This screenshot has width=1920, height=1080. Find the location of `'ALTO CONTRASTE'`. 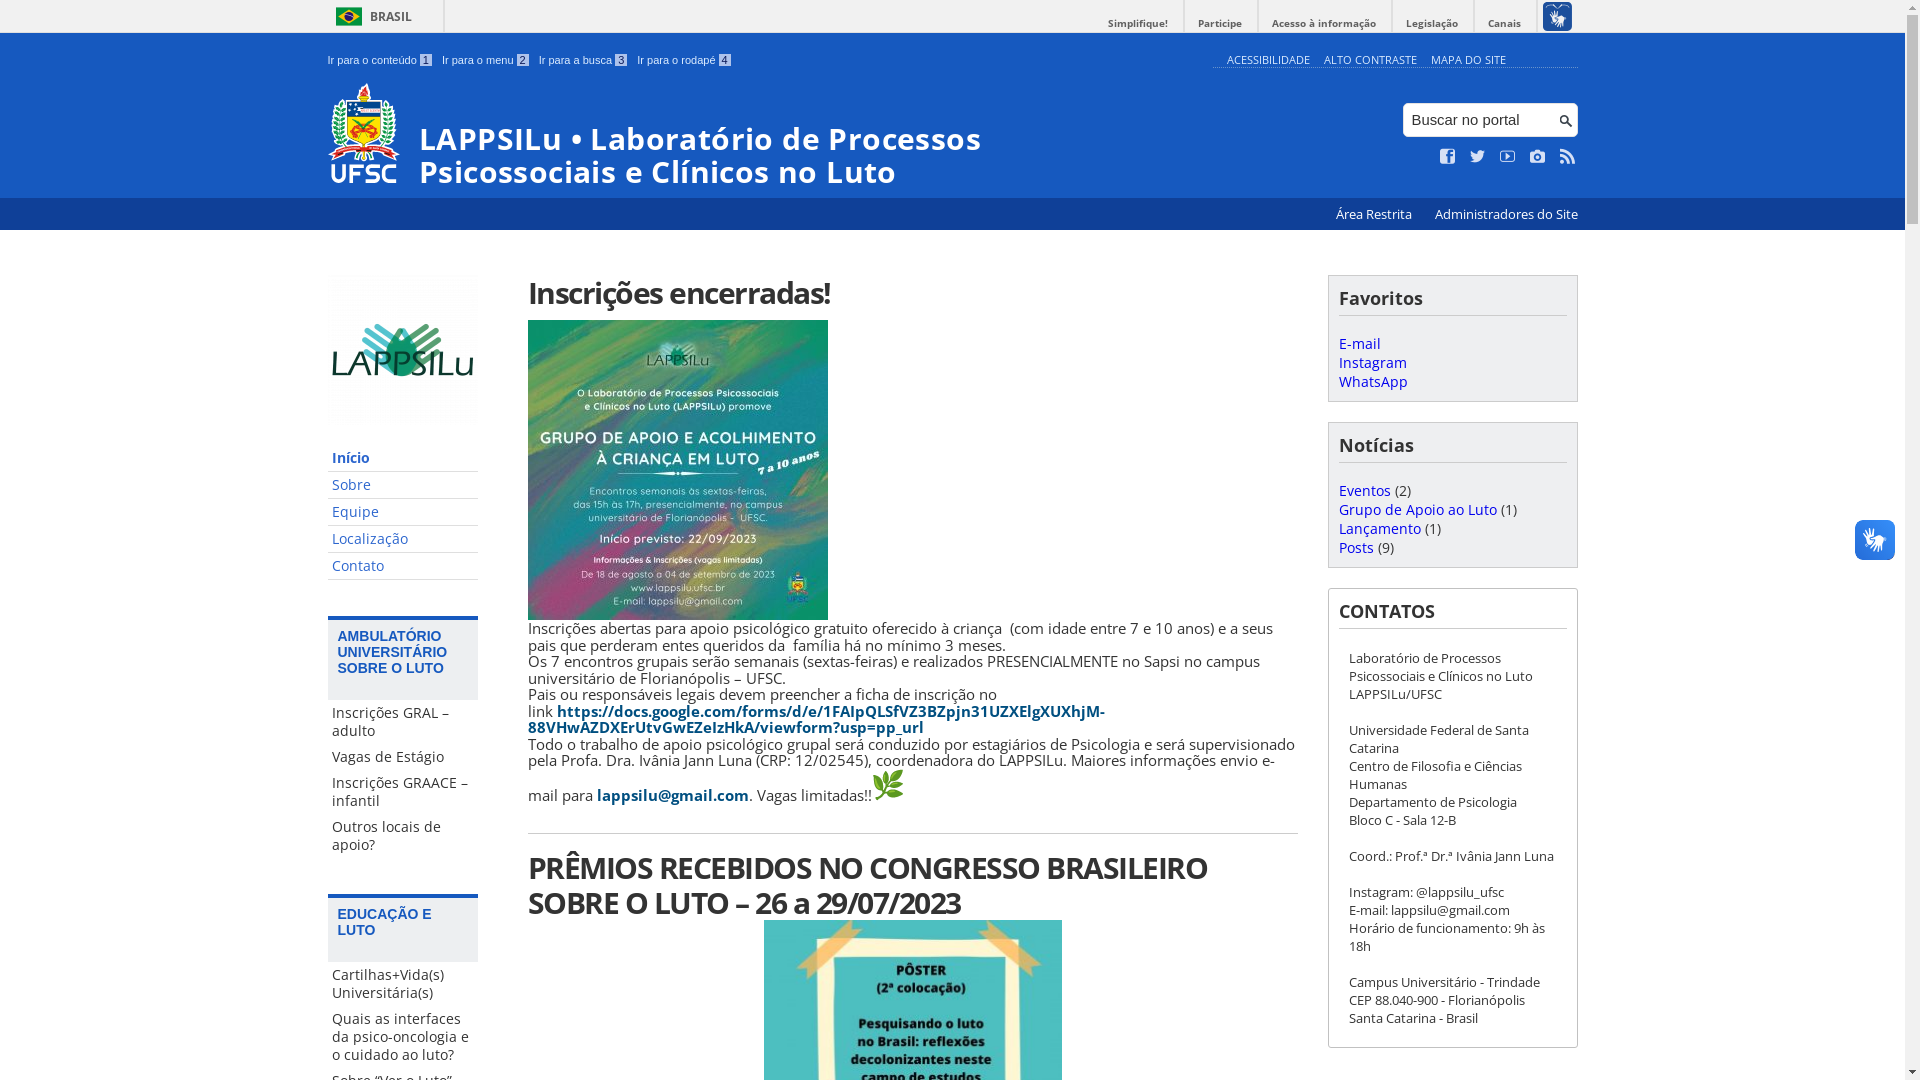

'ALTO CONTRASTE' is located at coordinates (1369, 58).